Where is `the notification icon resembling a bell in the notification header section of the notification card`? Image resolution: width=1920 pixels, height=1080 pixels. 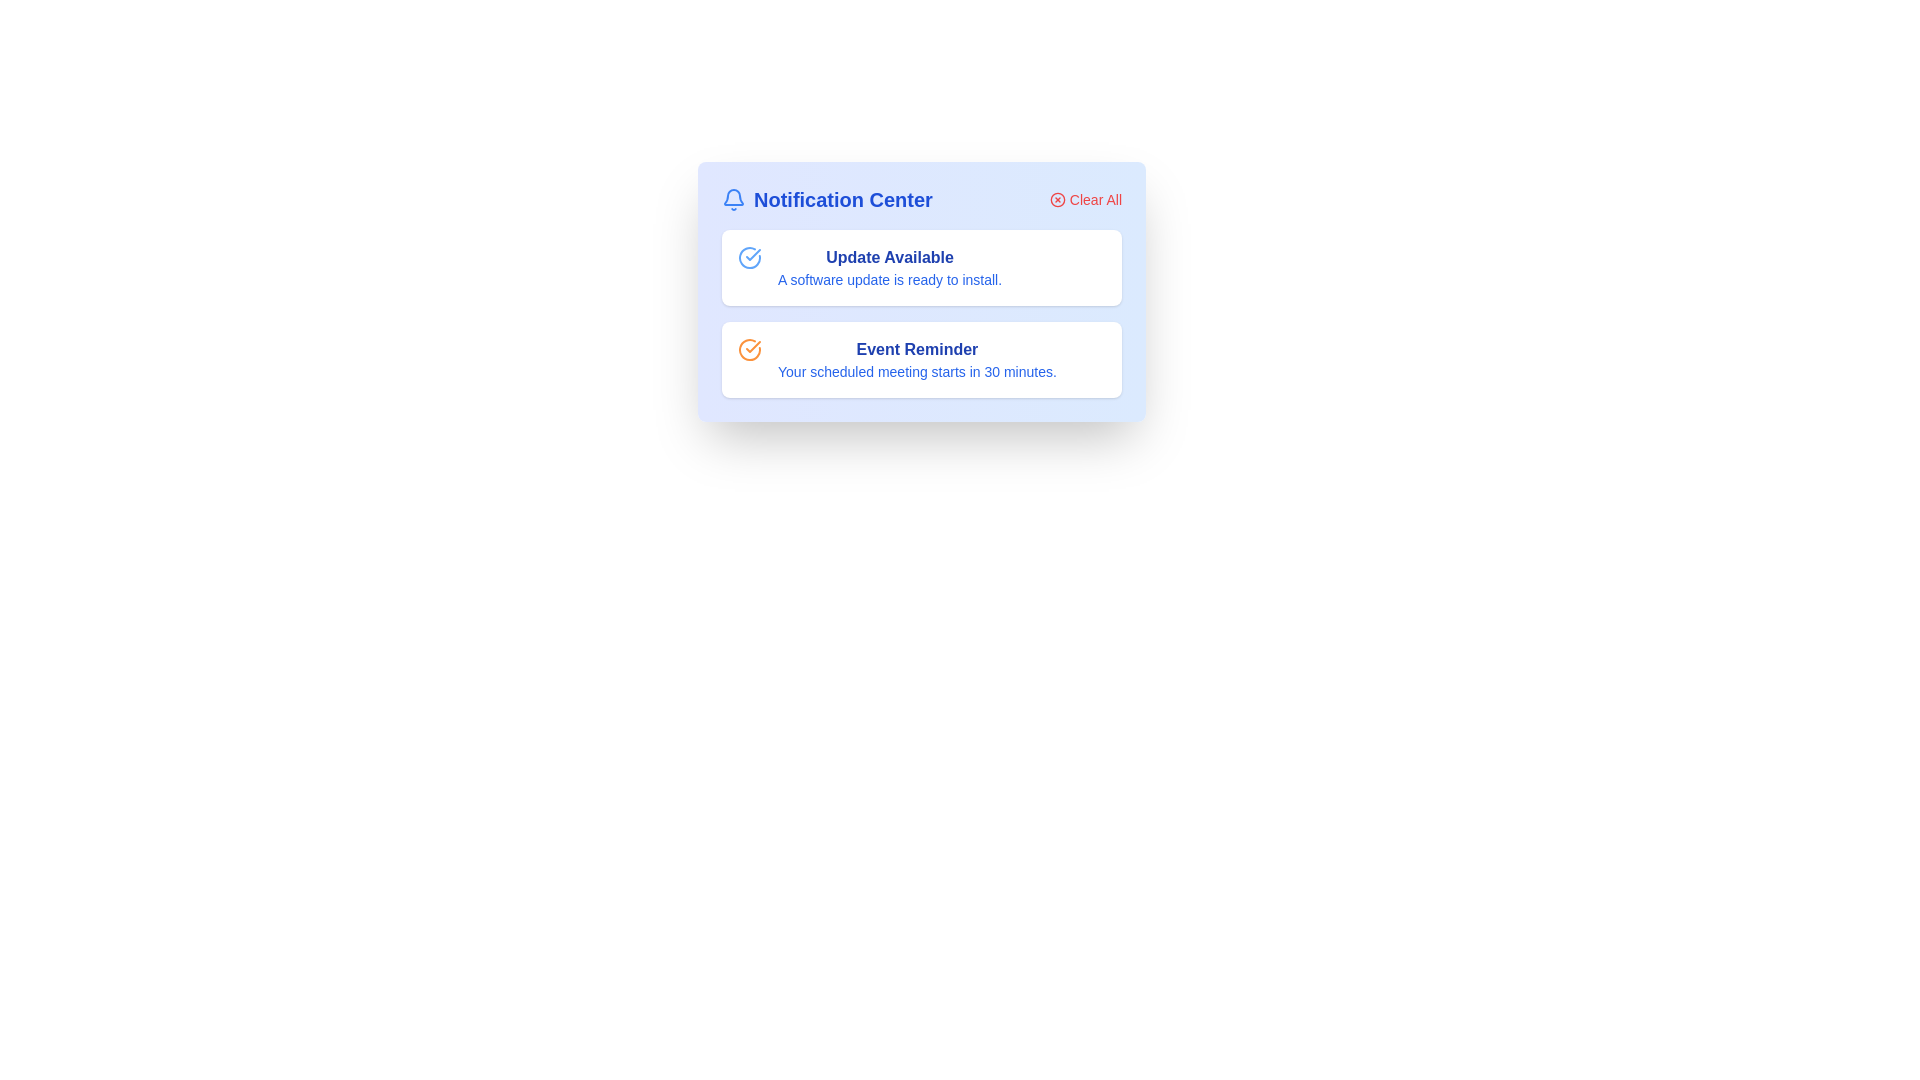
the notification icon resembling a bell in the notification header section of the notification card is located at coordinates (733, 197).